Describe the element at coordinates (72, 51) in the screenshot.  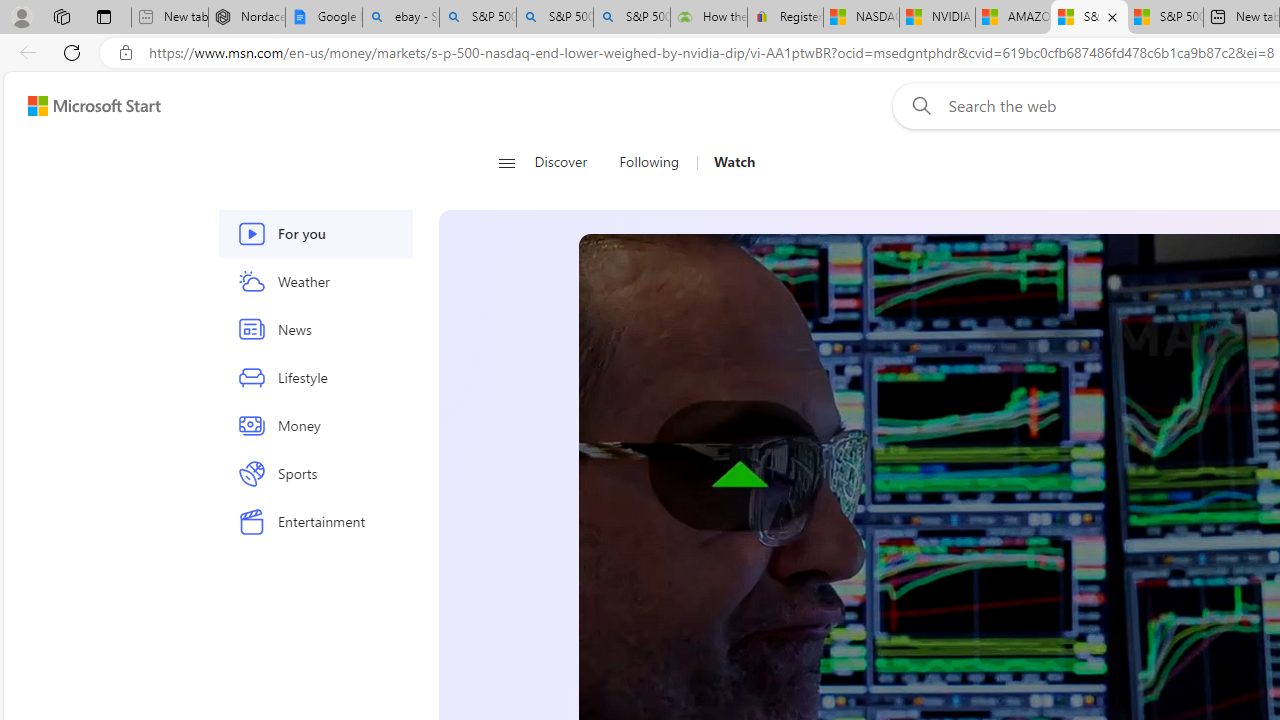
I see `'Refresh'` at that location.